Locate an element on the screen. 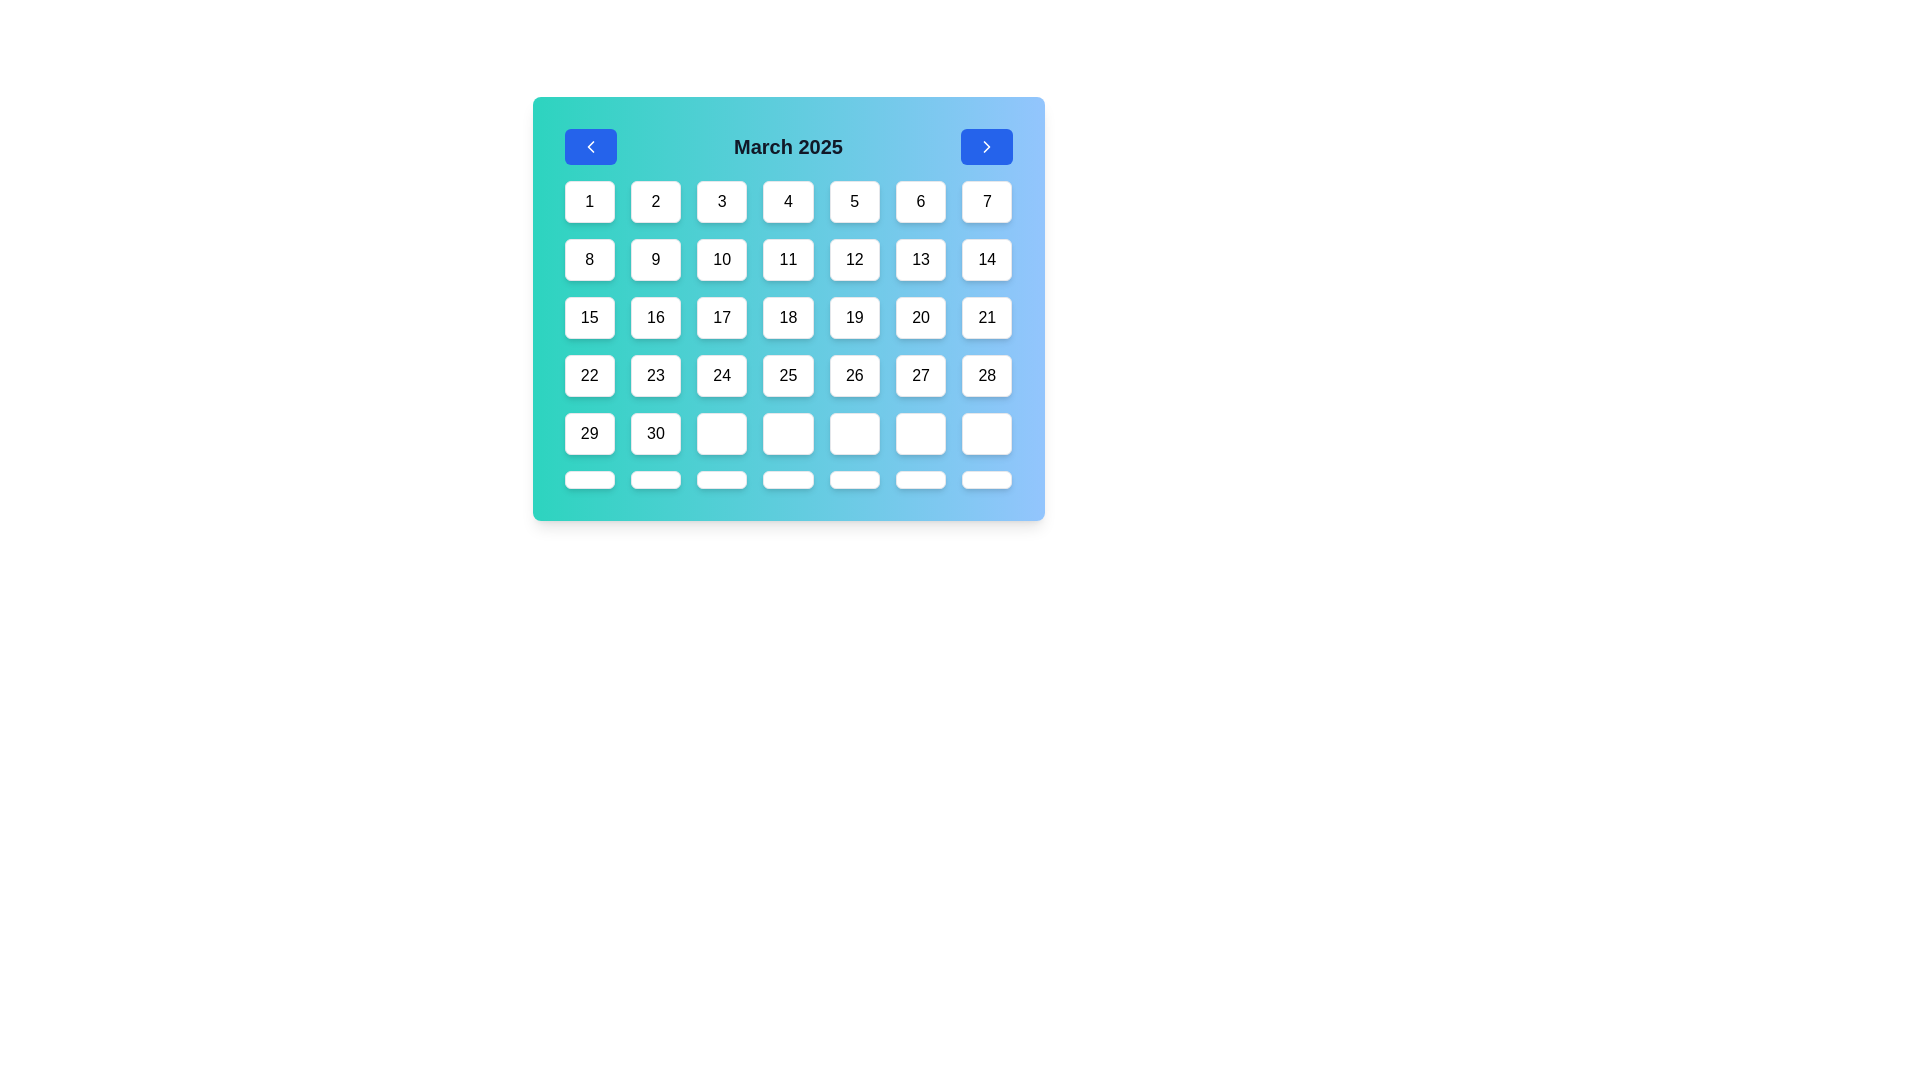 The height and width of the screenshot is (1080, 1920). the cell containing the number '30' in the last row and second column of the grid-based calendar, which has a white background and a light gray border is located at coordinates (655, 433).